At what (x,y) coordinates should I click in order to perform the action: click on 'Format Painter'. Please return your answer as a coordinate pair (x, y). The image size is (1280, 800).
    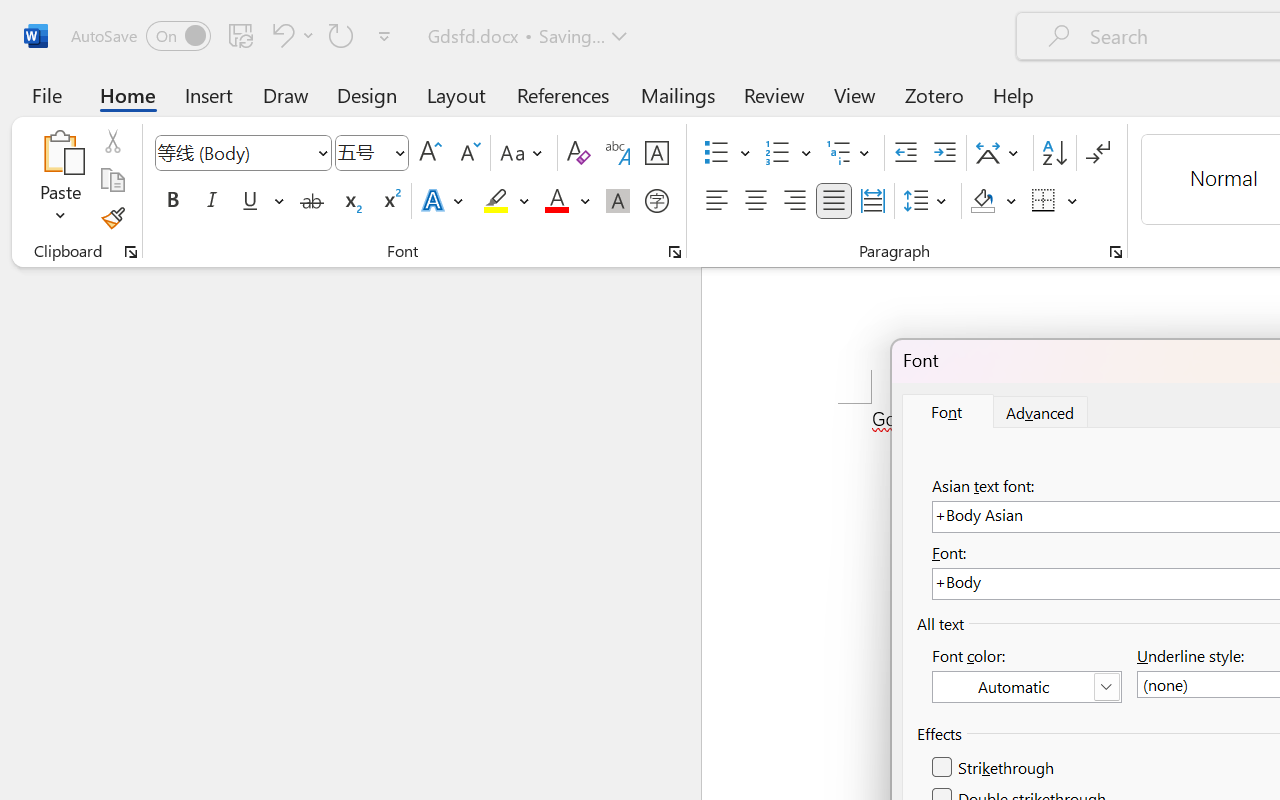
    Looking at the image, I should click on (111, 218).